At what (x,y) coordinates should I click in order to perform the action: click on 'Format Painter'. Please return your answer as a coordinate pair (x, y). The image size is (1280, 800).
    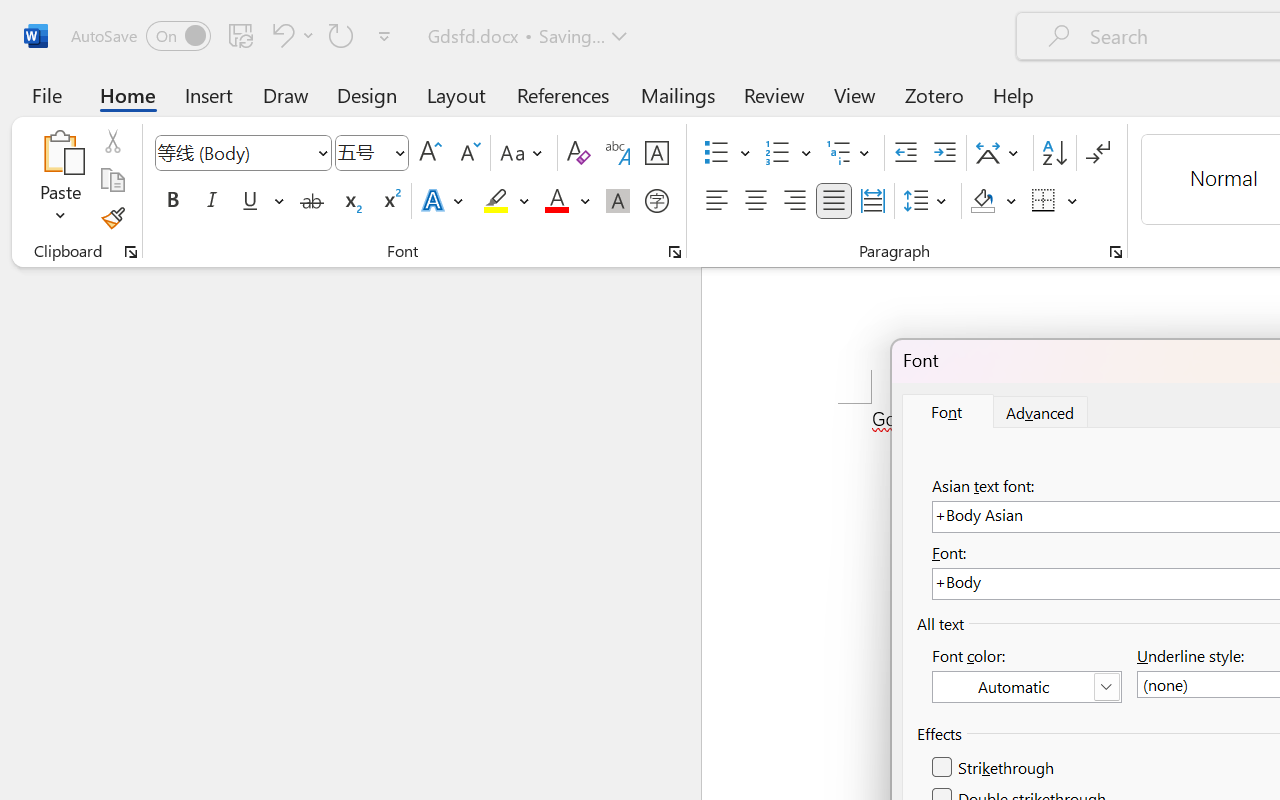
    Looking at the image, I should click on (111, 218).